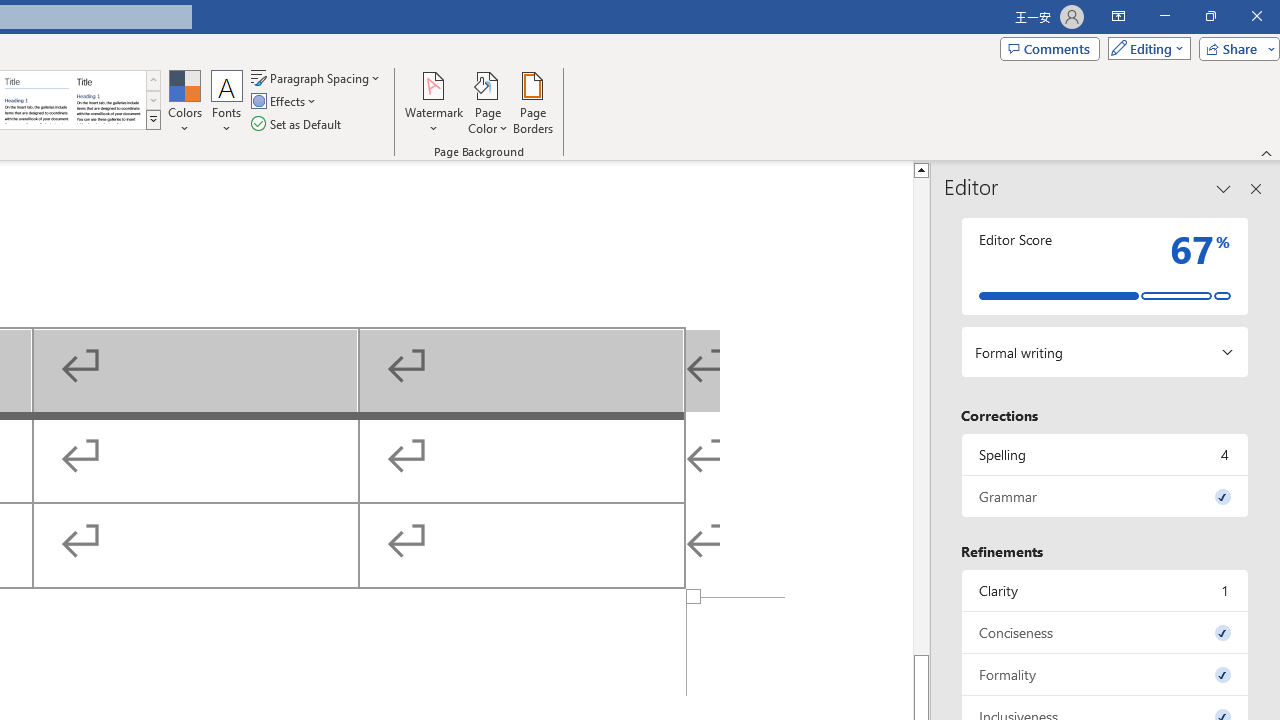 The width and height of the screenshot is (1280, 720). What do you see at coordinates (297, 124) in the screenshot?
I see `'Set as Default'` at bounding box center [297, 124].